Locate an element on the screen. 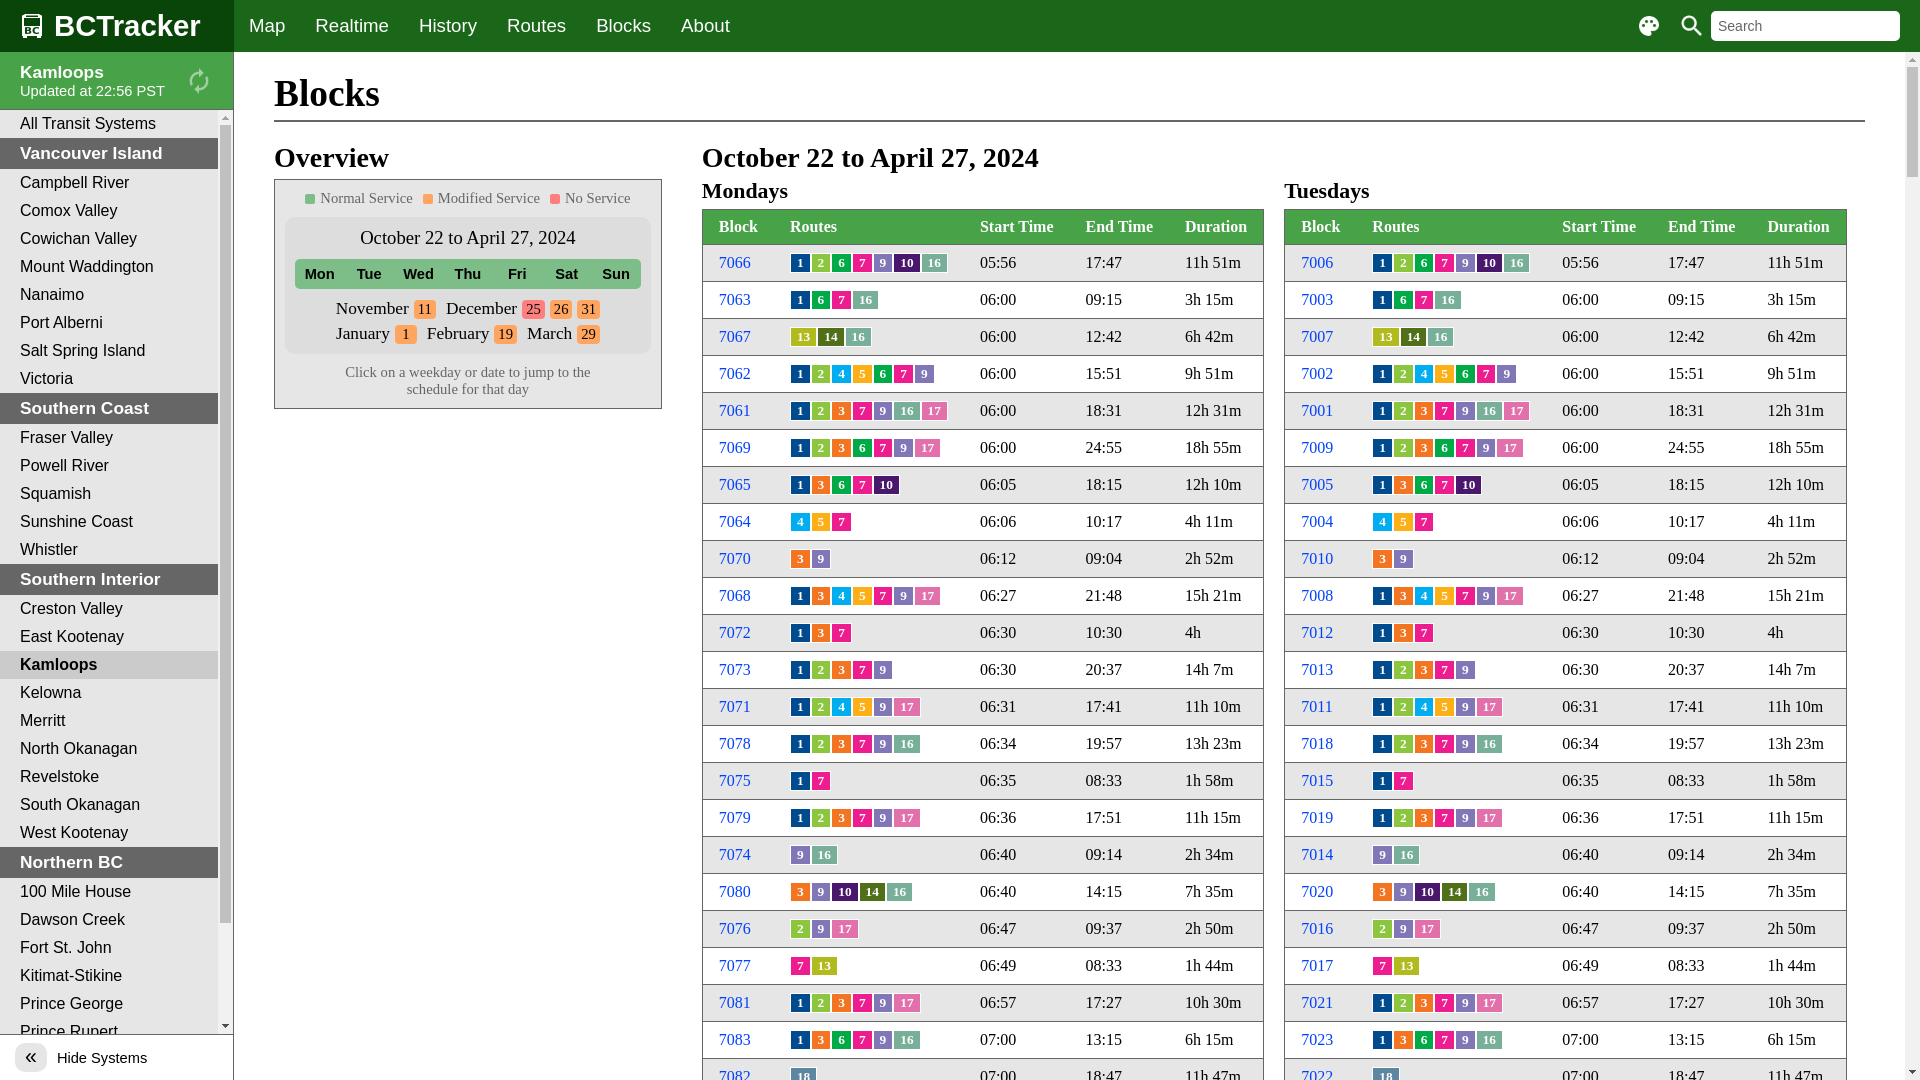 This screenshot has height=1080, width=1920. 'Quesnel' is located at coordinates (108, 1059).